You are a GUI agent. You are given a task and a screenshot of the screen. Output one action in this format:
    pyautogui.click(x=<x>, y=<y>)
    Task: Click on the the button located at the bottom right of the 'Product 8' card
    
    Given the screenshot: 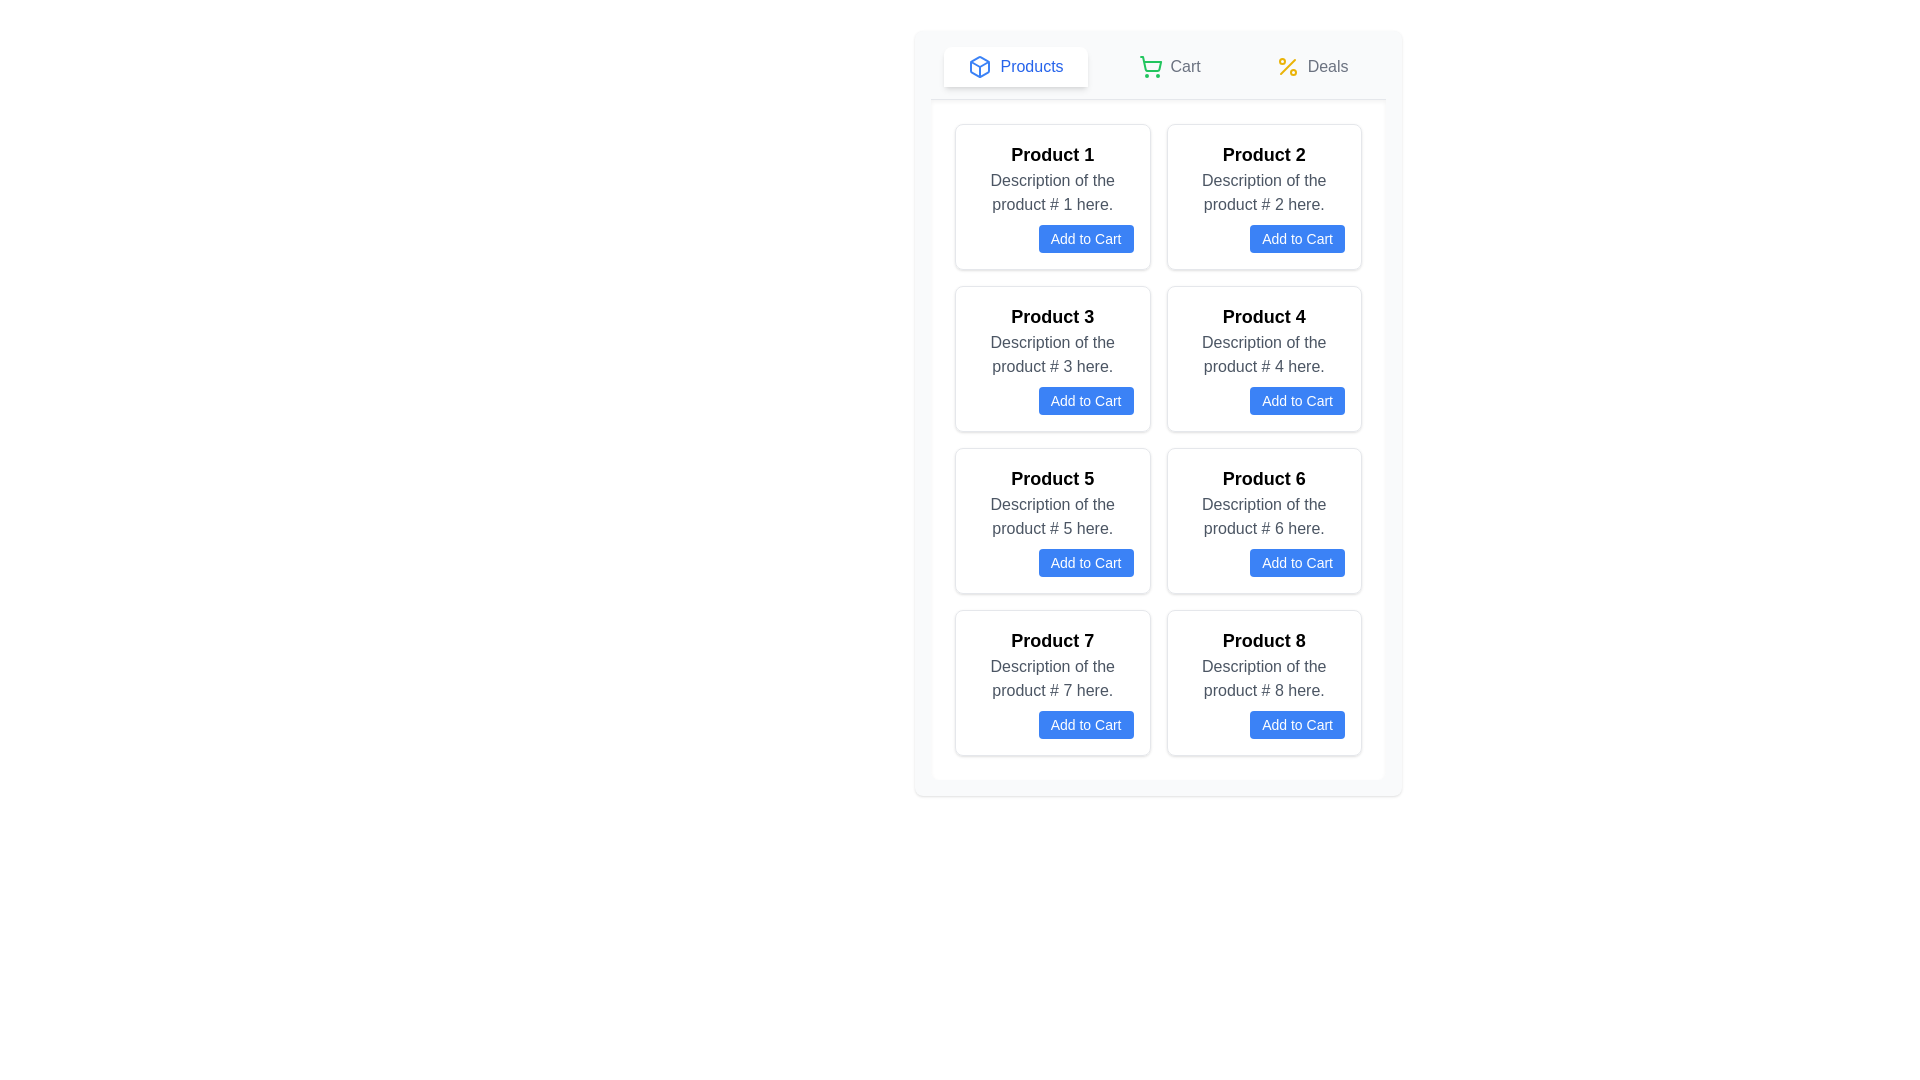 What is the action you would take?
    pyautogui.click(x=1297, y=725)
    